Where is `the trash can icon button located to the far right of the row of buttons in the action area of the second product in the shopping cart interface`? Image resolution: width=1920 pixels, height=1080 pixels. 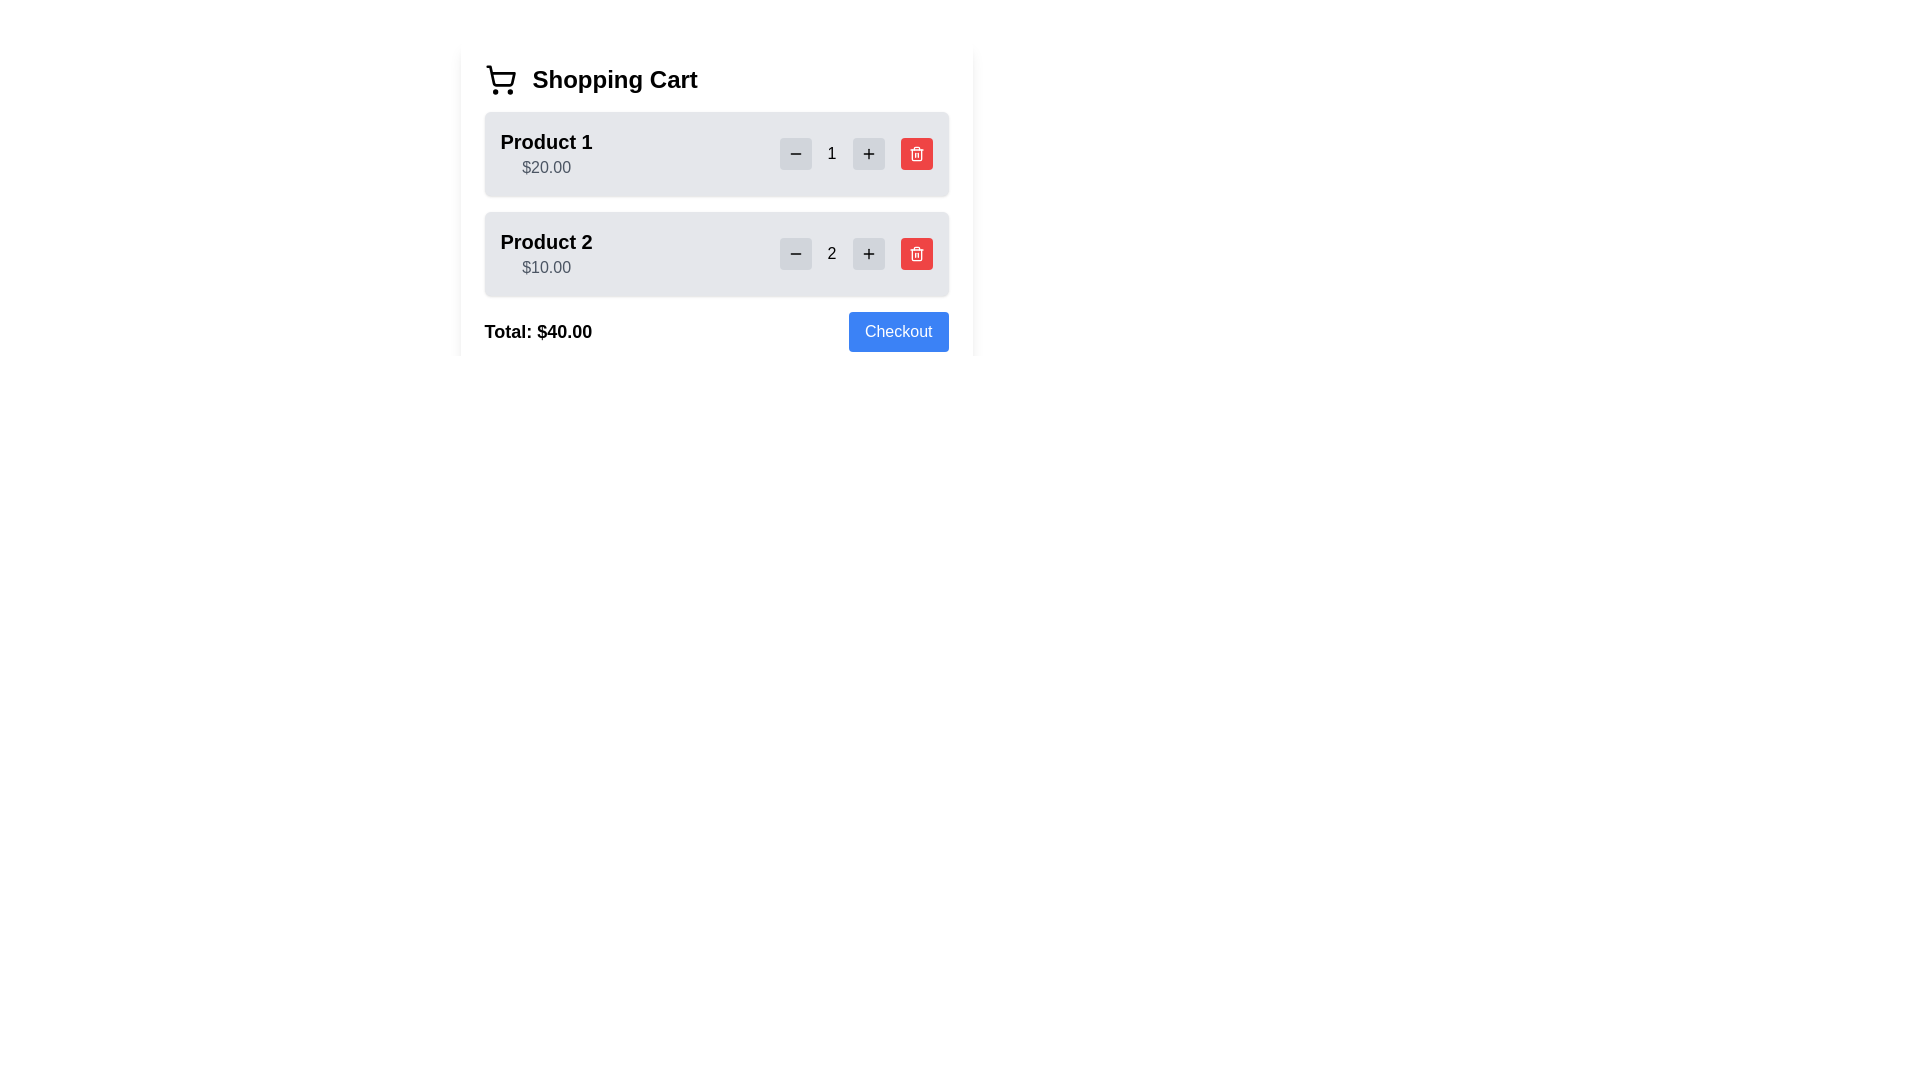
the trash can icon button located to the far right of the row of buttons in the action area of the second product in the shopping cart interface is located at coordinates (915, 253).